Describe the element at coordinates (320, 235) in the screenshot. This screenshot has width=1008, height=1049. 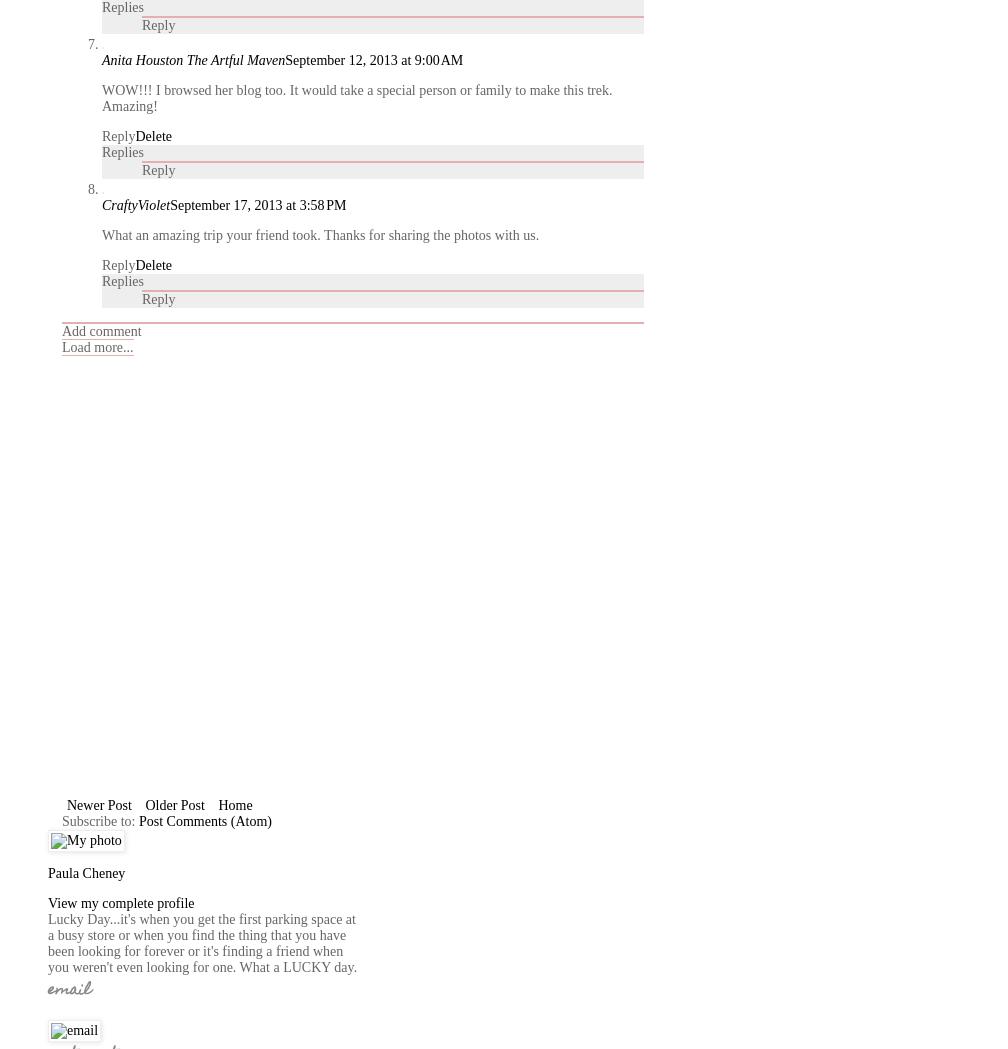
I see `'What an amazing trip your friend took. Thanks for sharing the photos with us.'` at that location.